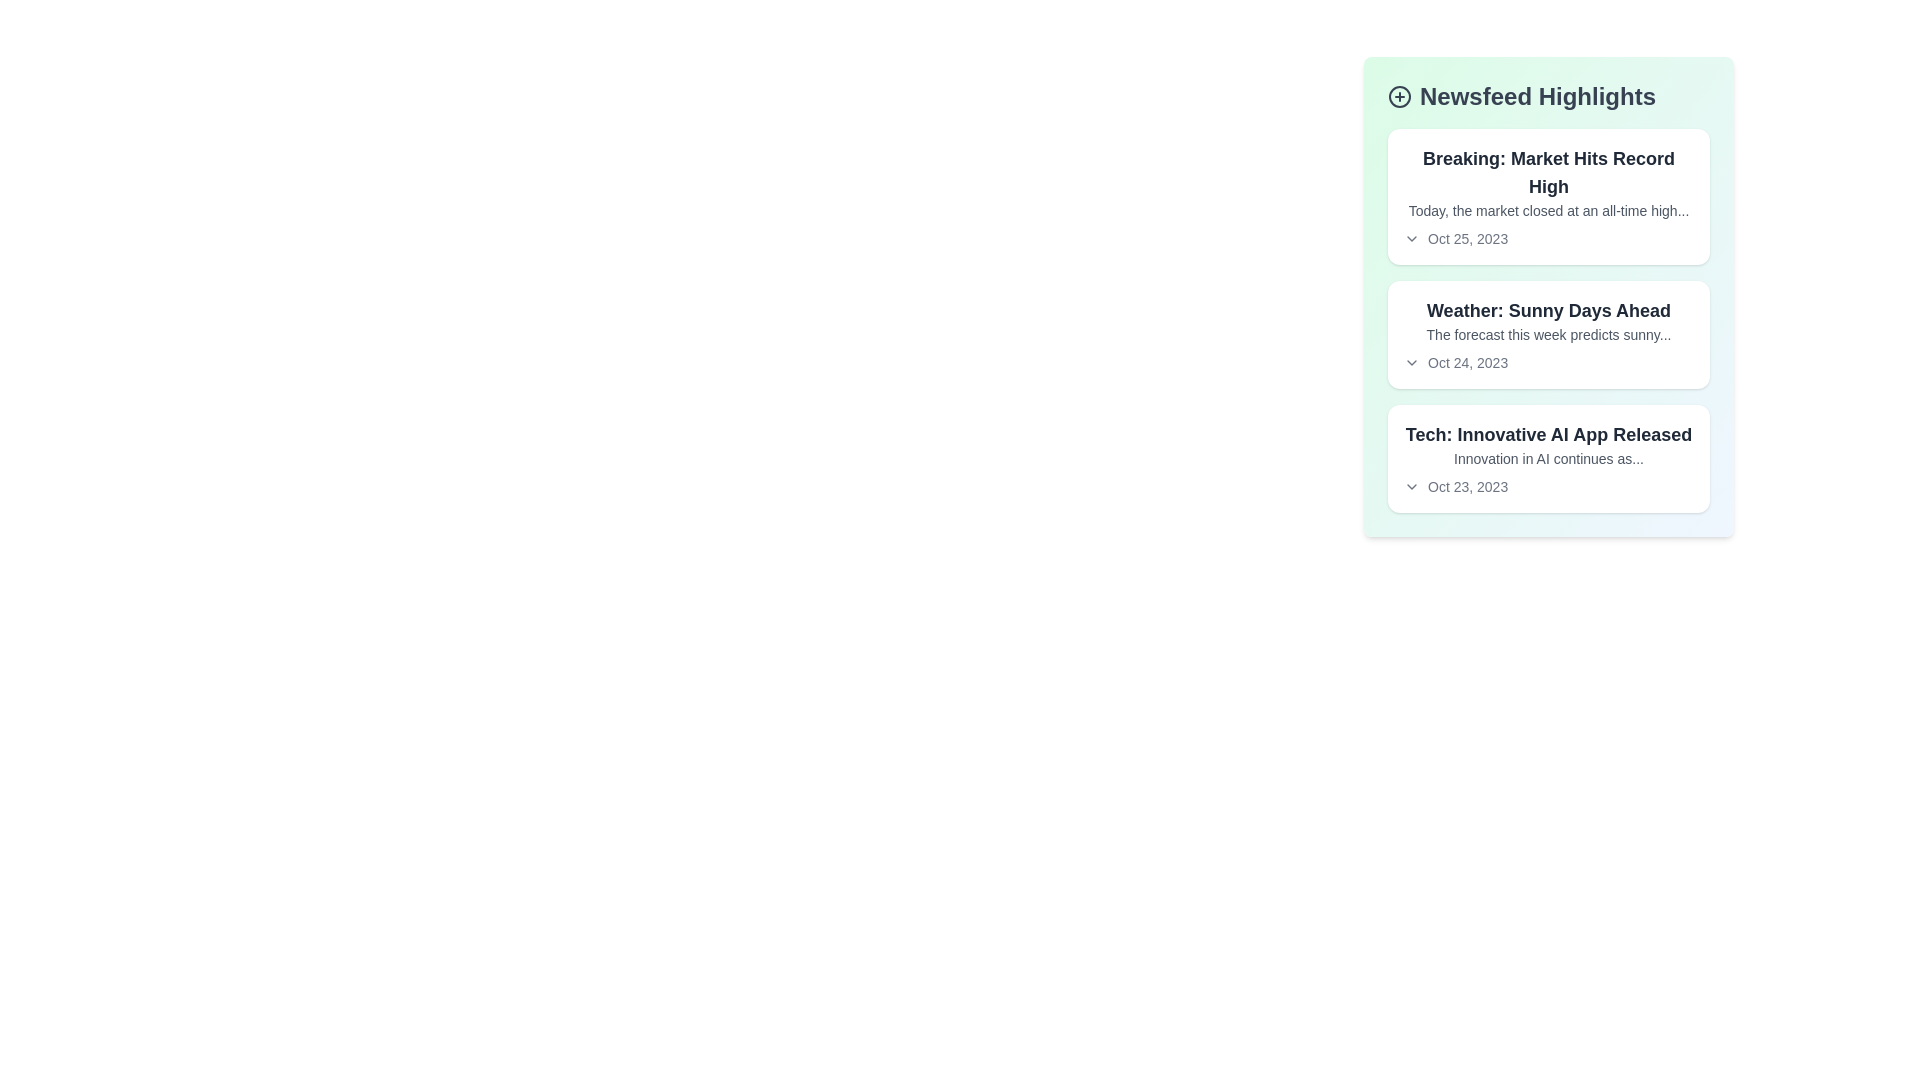 This screenshot has width=1920, height=1080. What do you see at coordinates (1548, 172) in the screenshot?
I see `the text of the article titled 'Breaking: Market Hits Record High'` at bounding box center [1548, 172].